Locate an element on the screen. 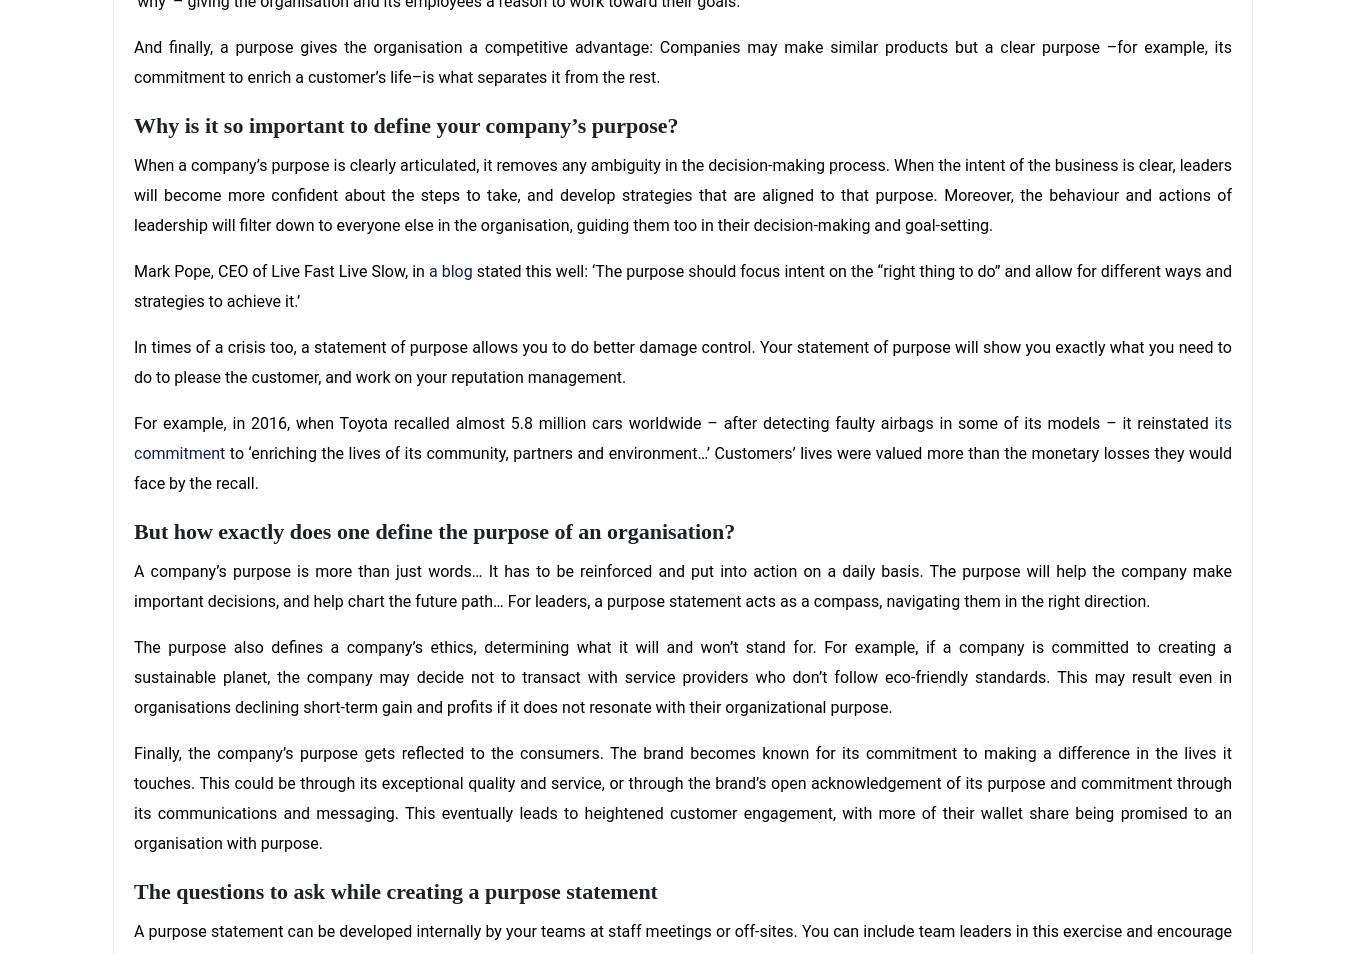 Image resolution: width=1366 pixels, height=954 pixels. 'a blog' is located at coordinates (448, 270).